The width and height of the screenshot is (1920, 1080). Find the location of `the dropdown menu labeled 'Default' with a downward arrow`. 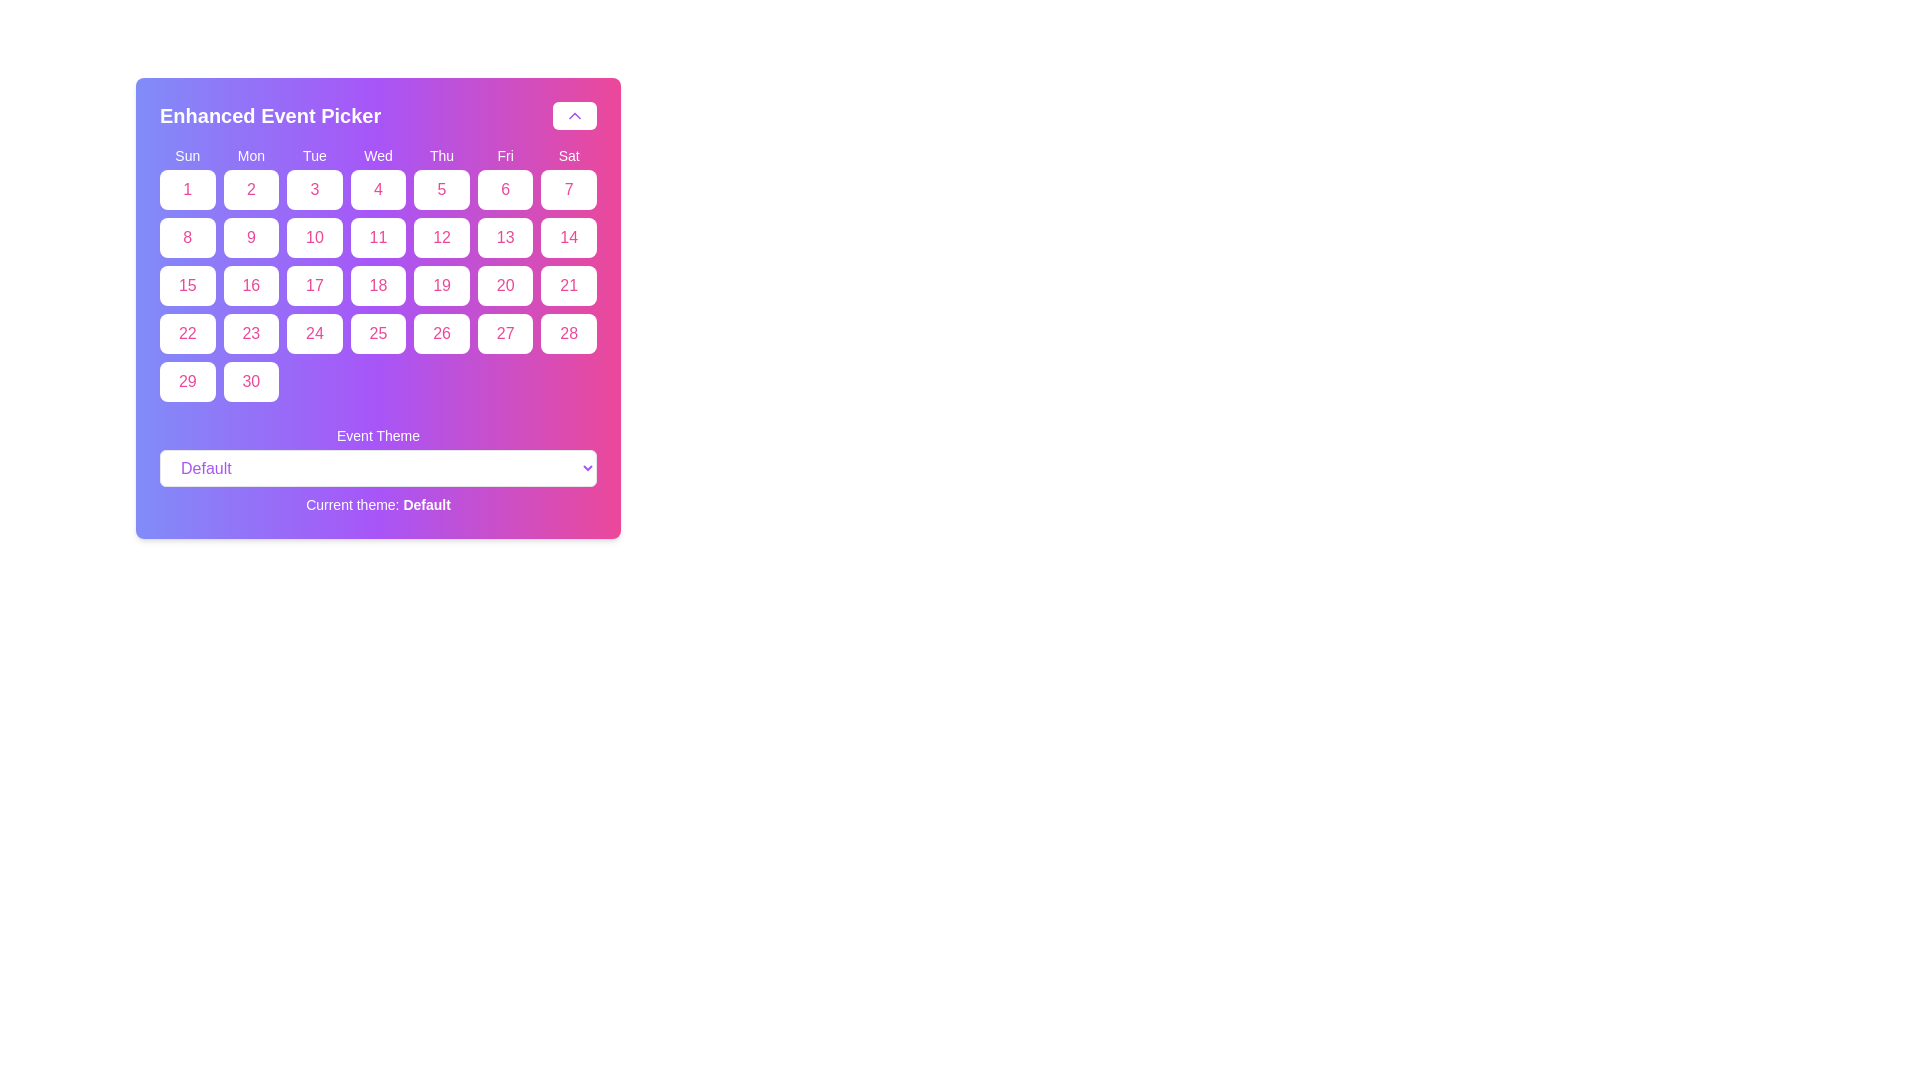

the dropdown menu labeled 'Default' with a downward arrow is located at coordinates (378, 468).